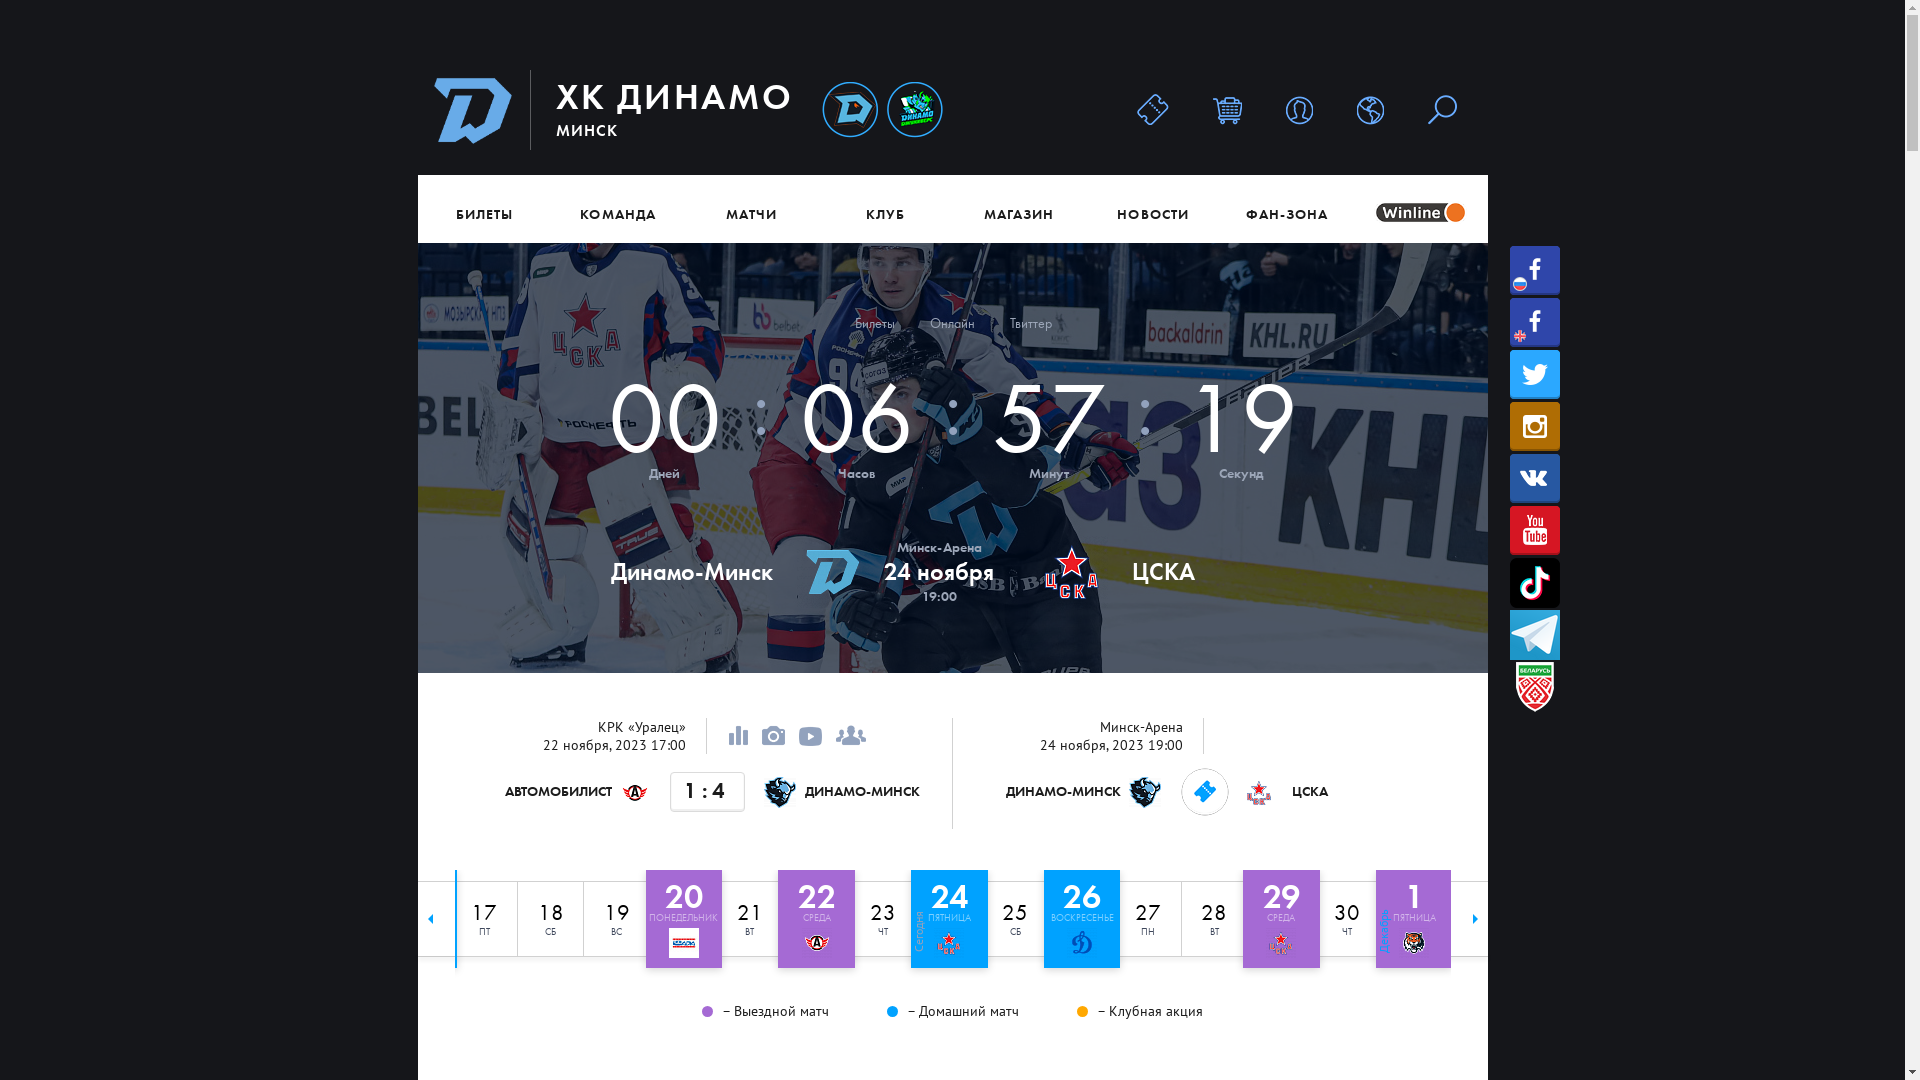 The width and height of the screenshot is (1920, 1080). What do you see at coordinates (1534, 270) in the screenshot?
I see `'Facebook'` at bounding box center [1534, 270].